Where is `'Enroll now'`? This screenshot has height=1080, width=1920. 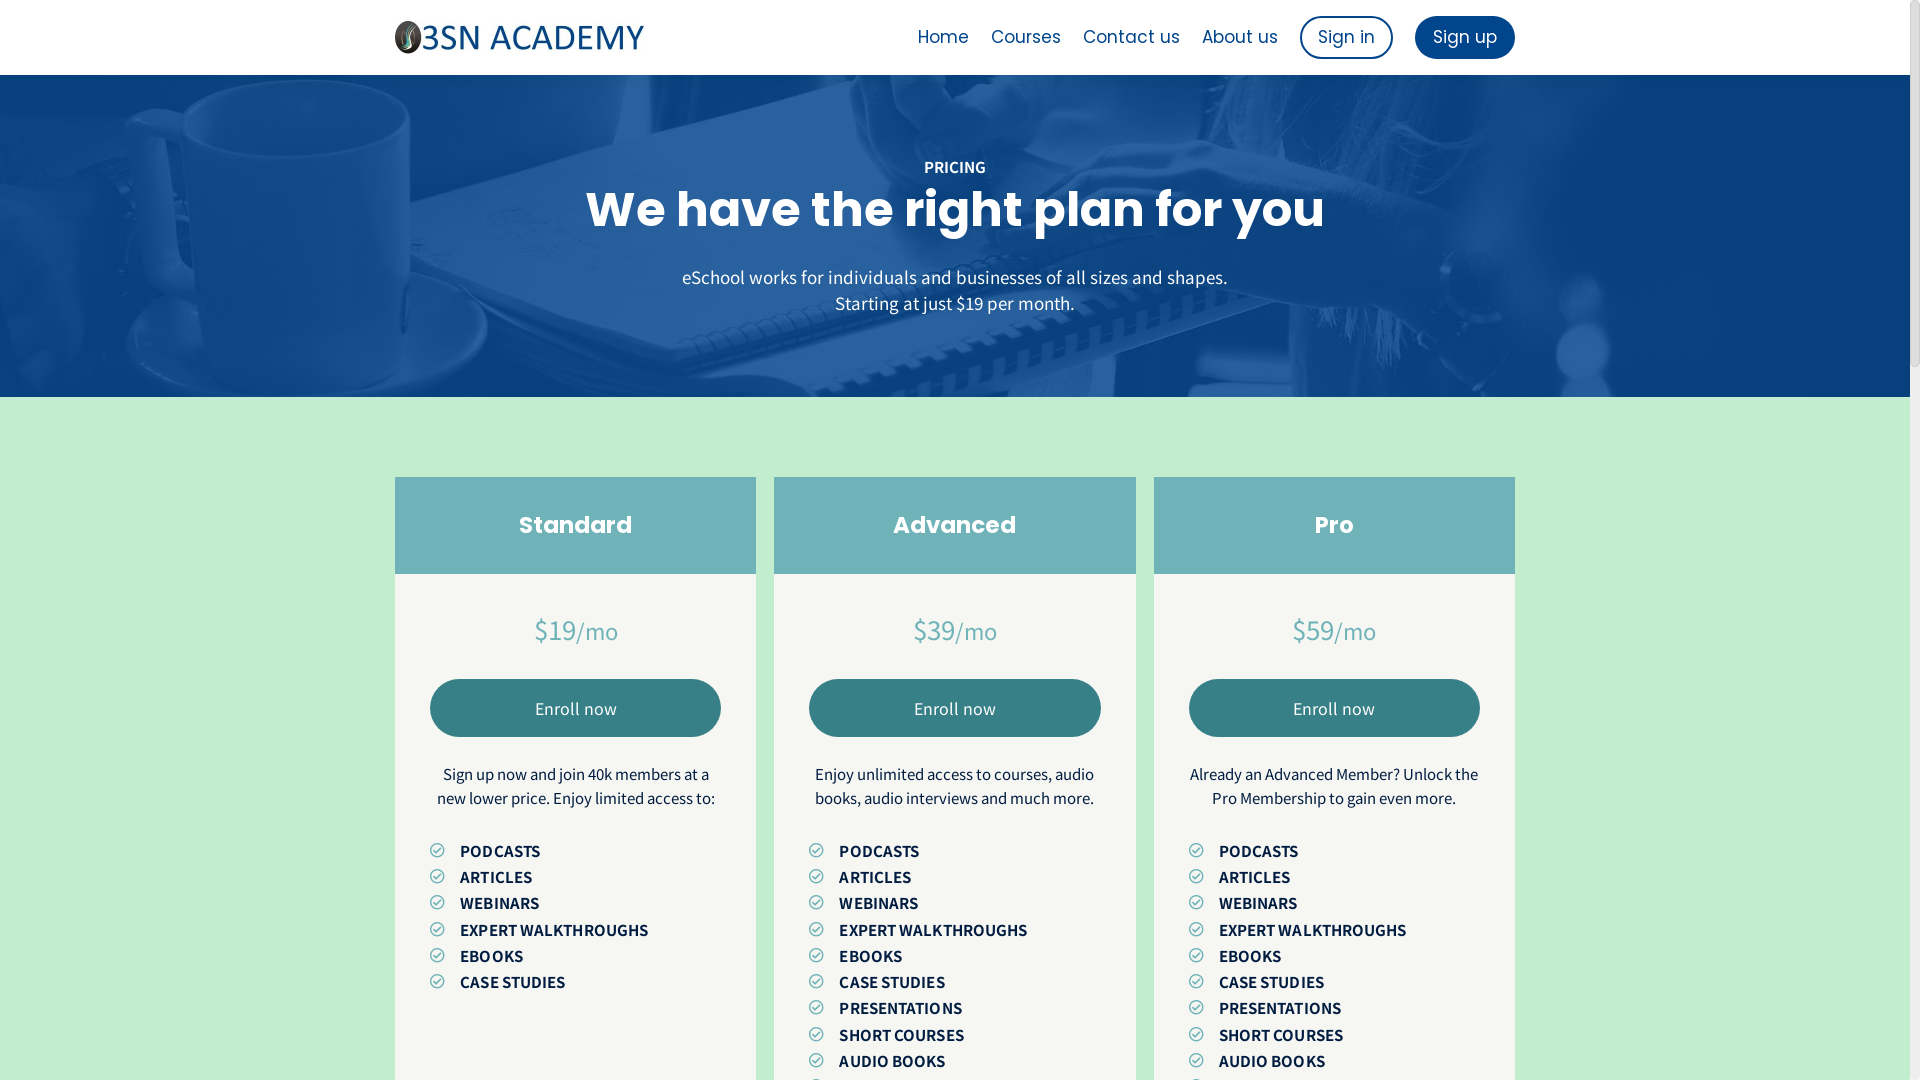 'Enroll now' is located at coordinates (1334, 707).